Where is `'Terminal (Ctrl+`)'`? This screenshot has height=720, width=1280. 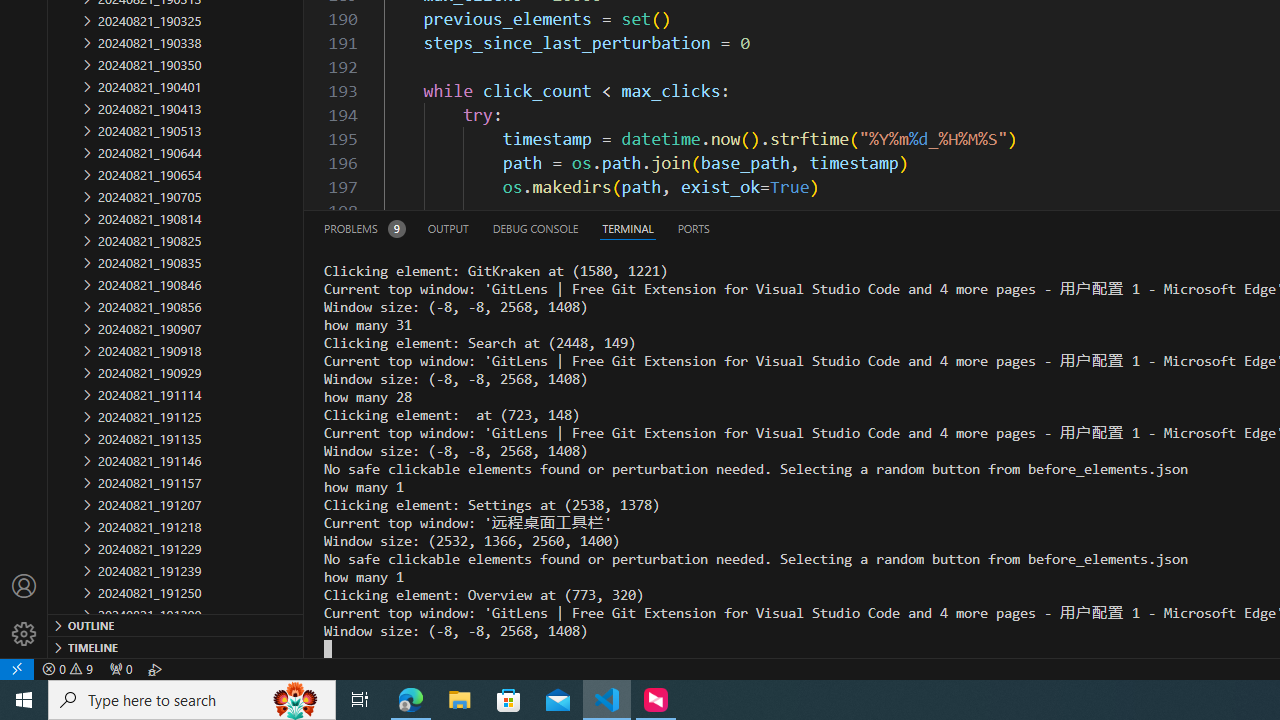 'Terminal (Ctrl+`)' is located at coordinates (626, 227).